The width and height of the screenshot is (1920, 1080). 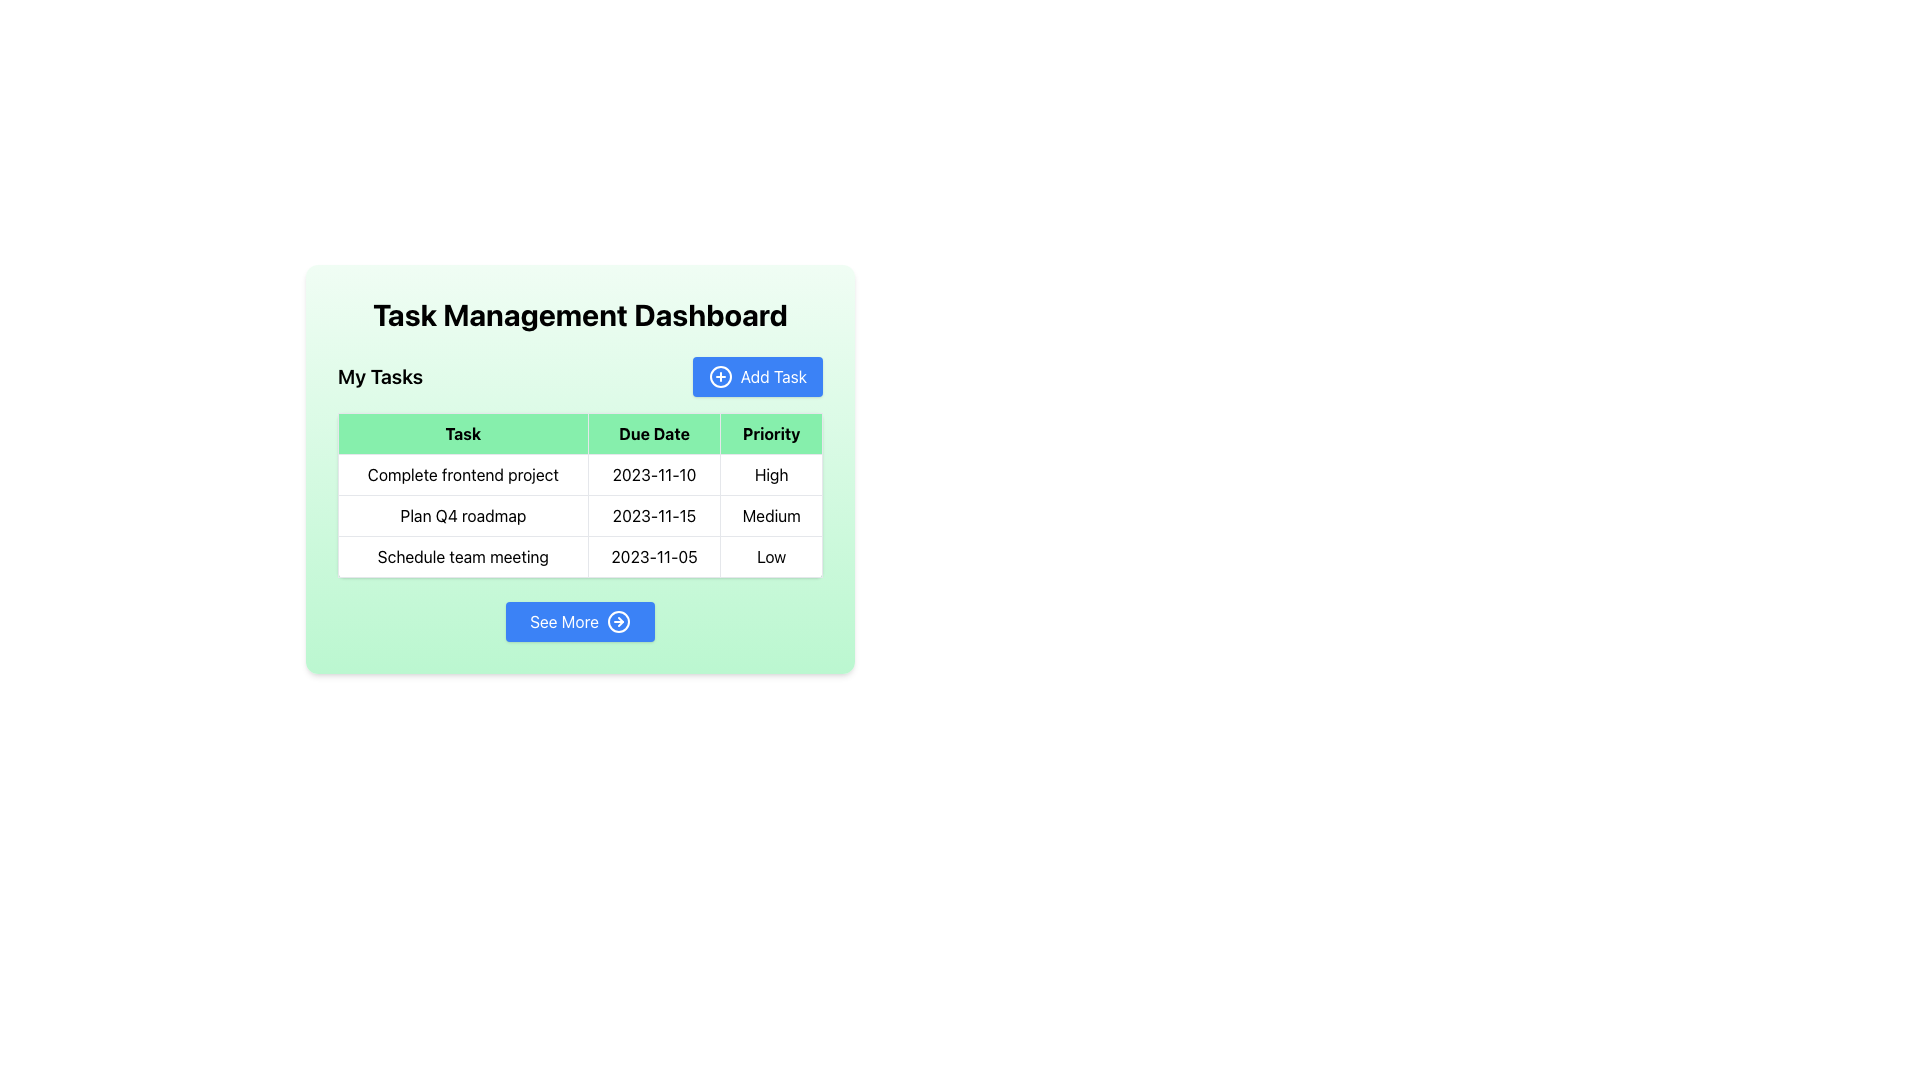 What do you see at coordinates (618, 620) in the screenshot?
I see `the SVG Icon located to the right of the 'See More' text within the blue button at the bottom of the dashboard interface` at bounding box center [618, 620].